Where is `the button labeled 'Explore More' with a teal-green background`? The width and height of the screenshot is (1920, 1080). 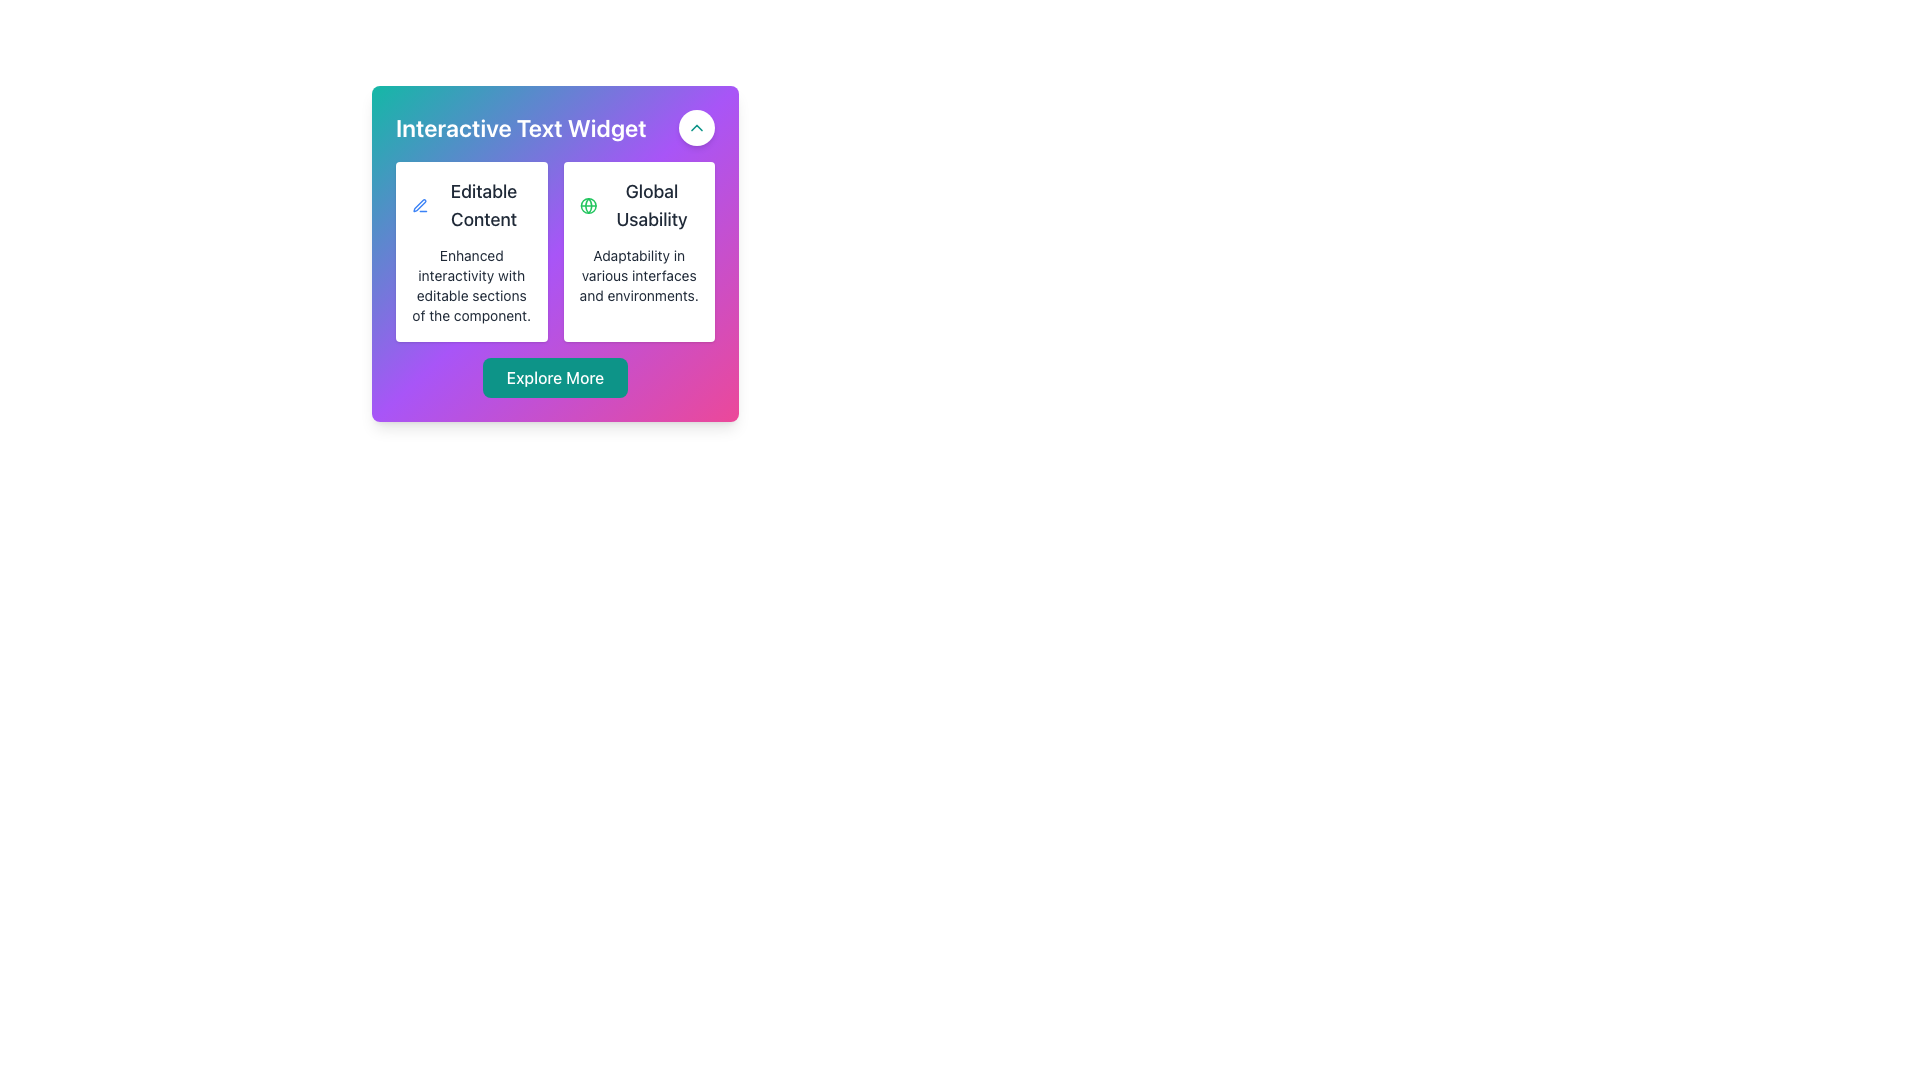 the button labeled 'Explore More' with a teal-green background is located at coordinates (555, 378).